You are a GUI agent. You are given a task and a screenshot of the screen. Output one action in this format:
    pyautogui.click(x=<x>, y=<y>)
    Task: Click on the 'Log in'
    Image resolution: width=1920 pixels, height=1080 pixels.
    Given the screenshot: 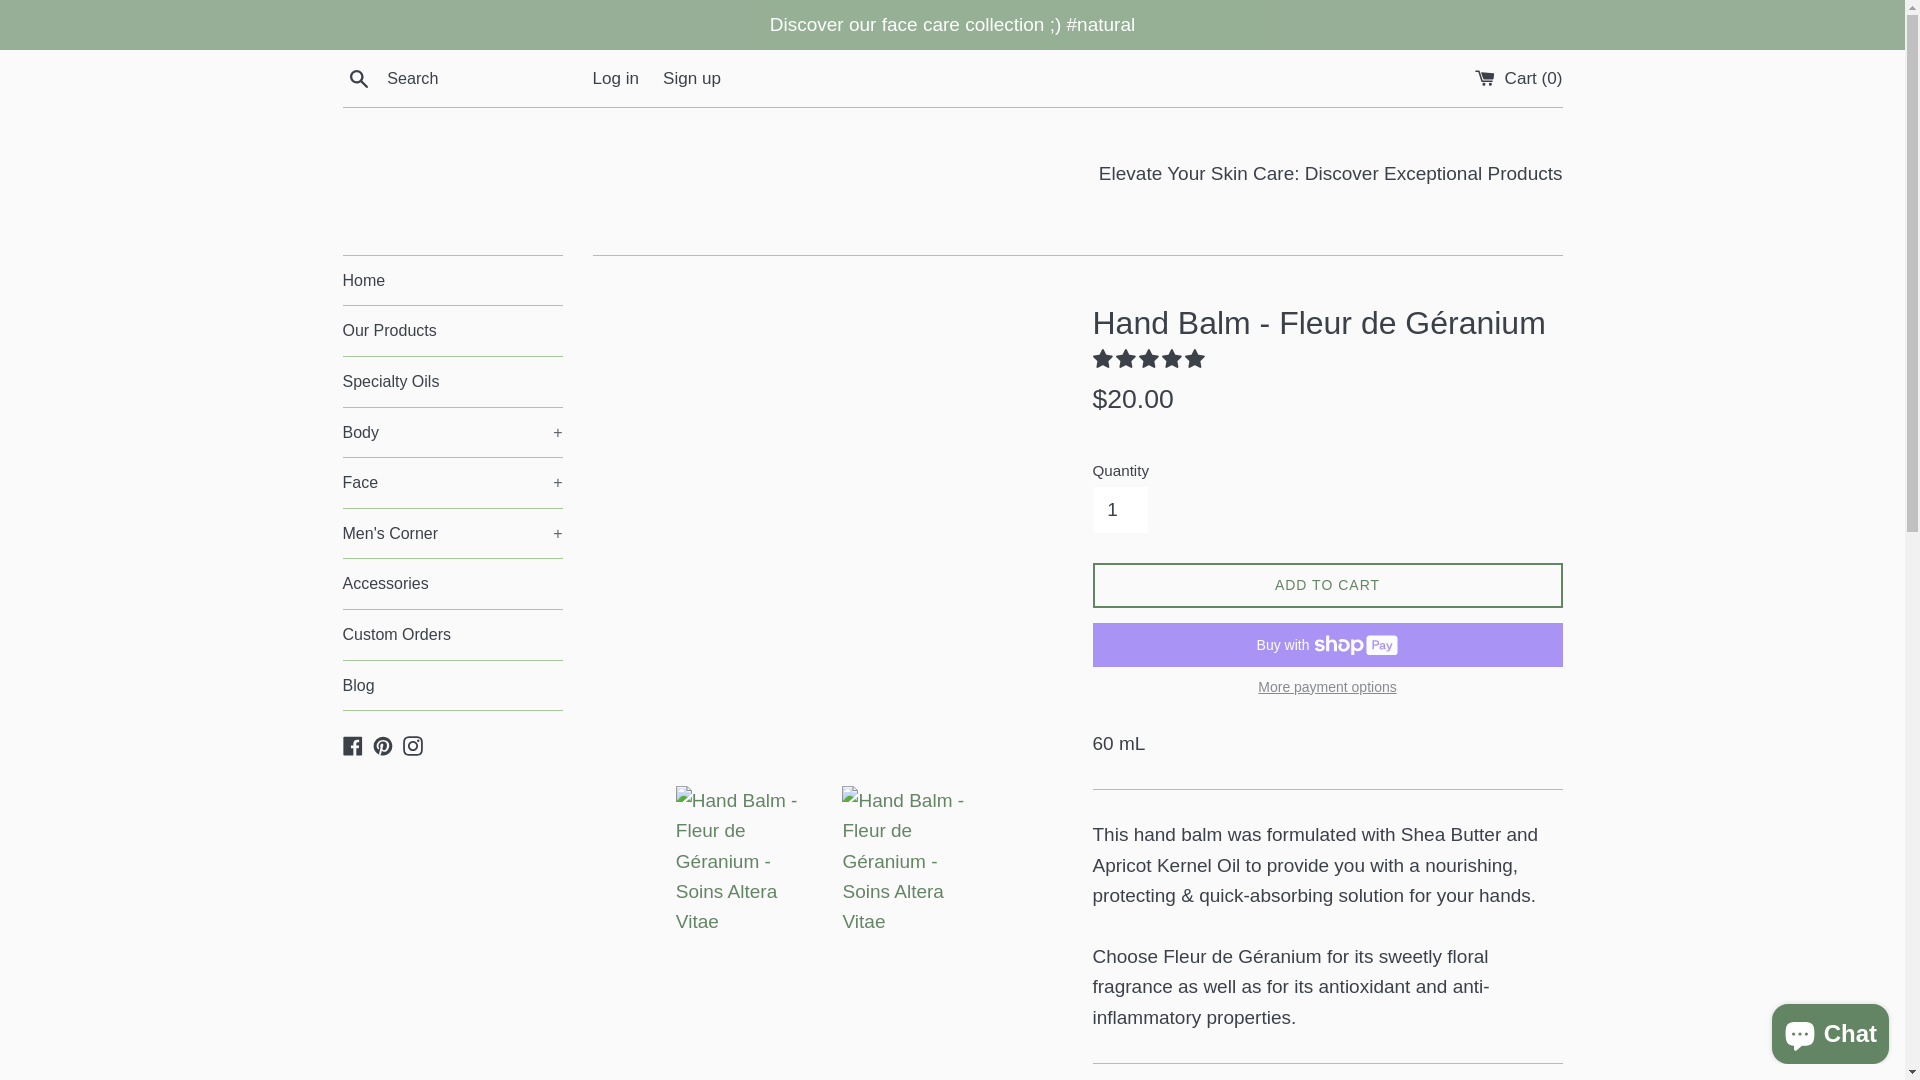 What is the action you would take?
    pyautogui.click(x=590, y=77)
    